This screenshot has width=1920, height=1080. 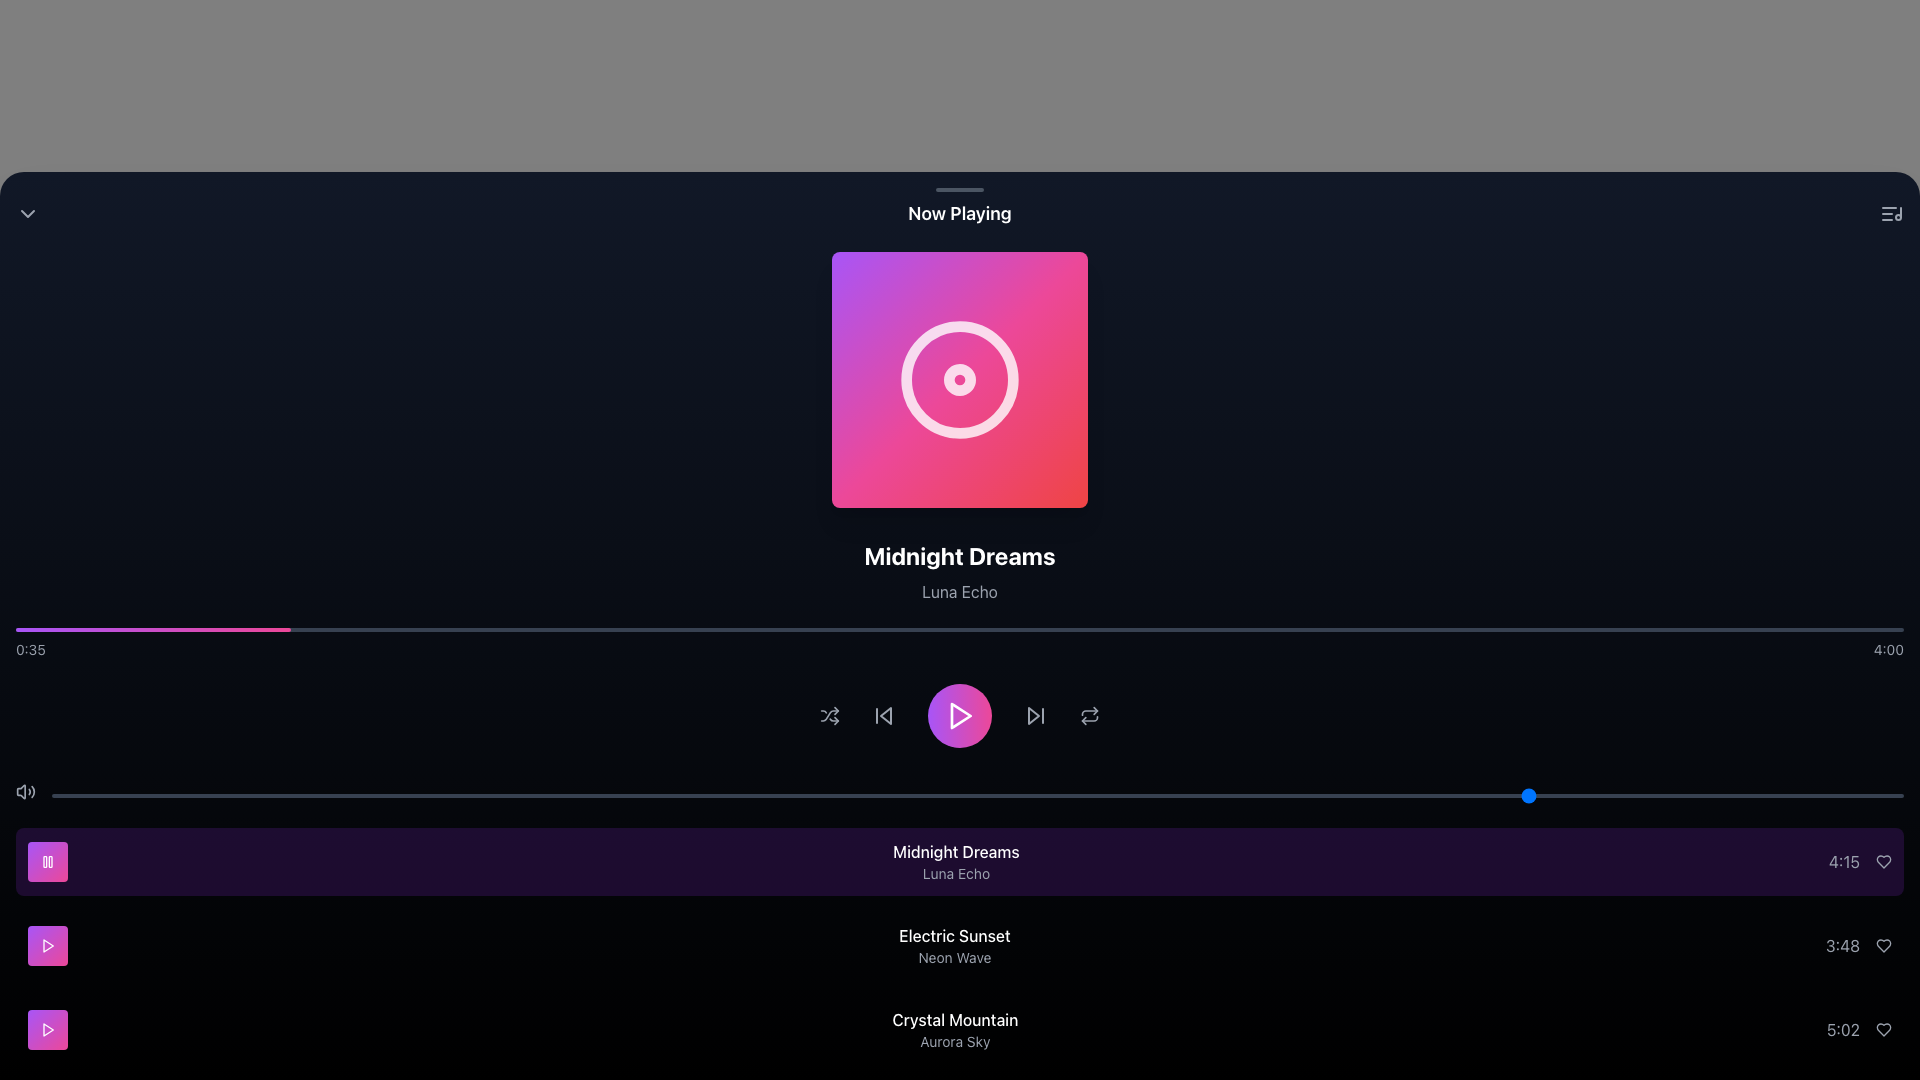 I want to click on the heart-shaped interactive icon located adjacent to the timestamp '5:02', so click(x=1882, y=1029).